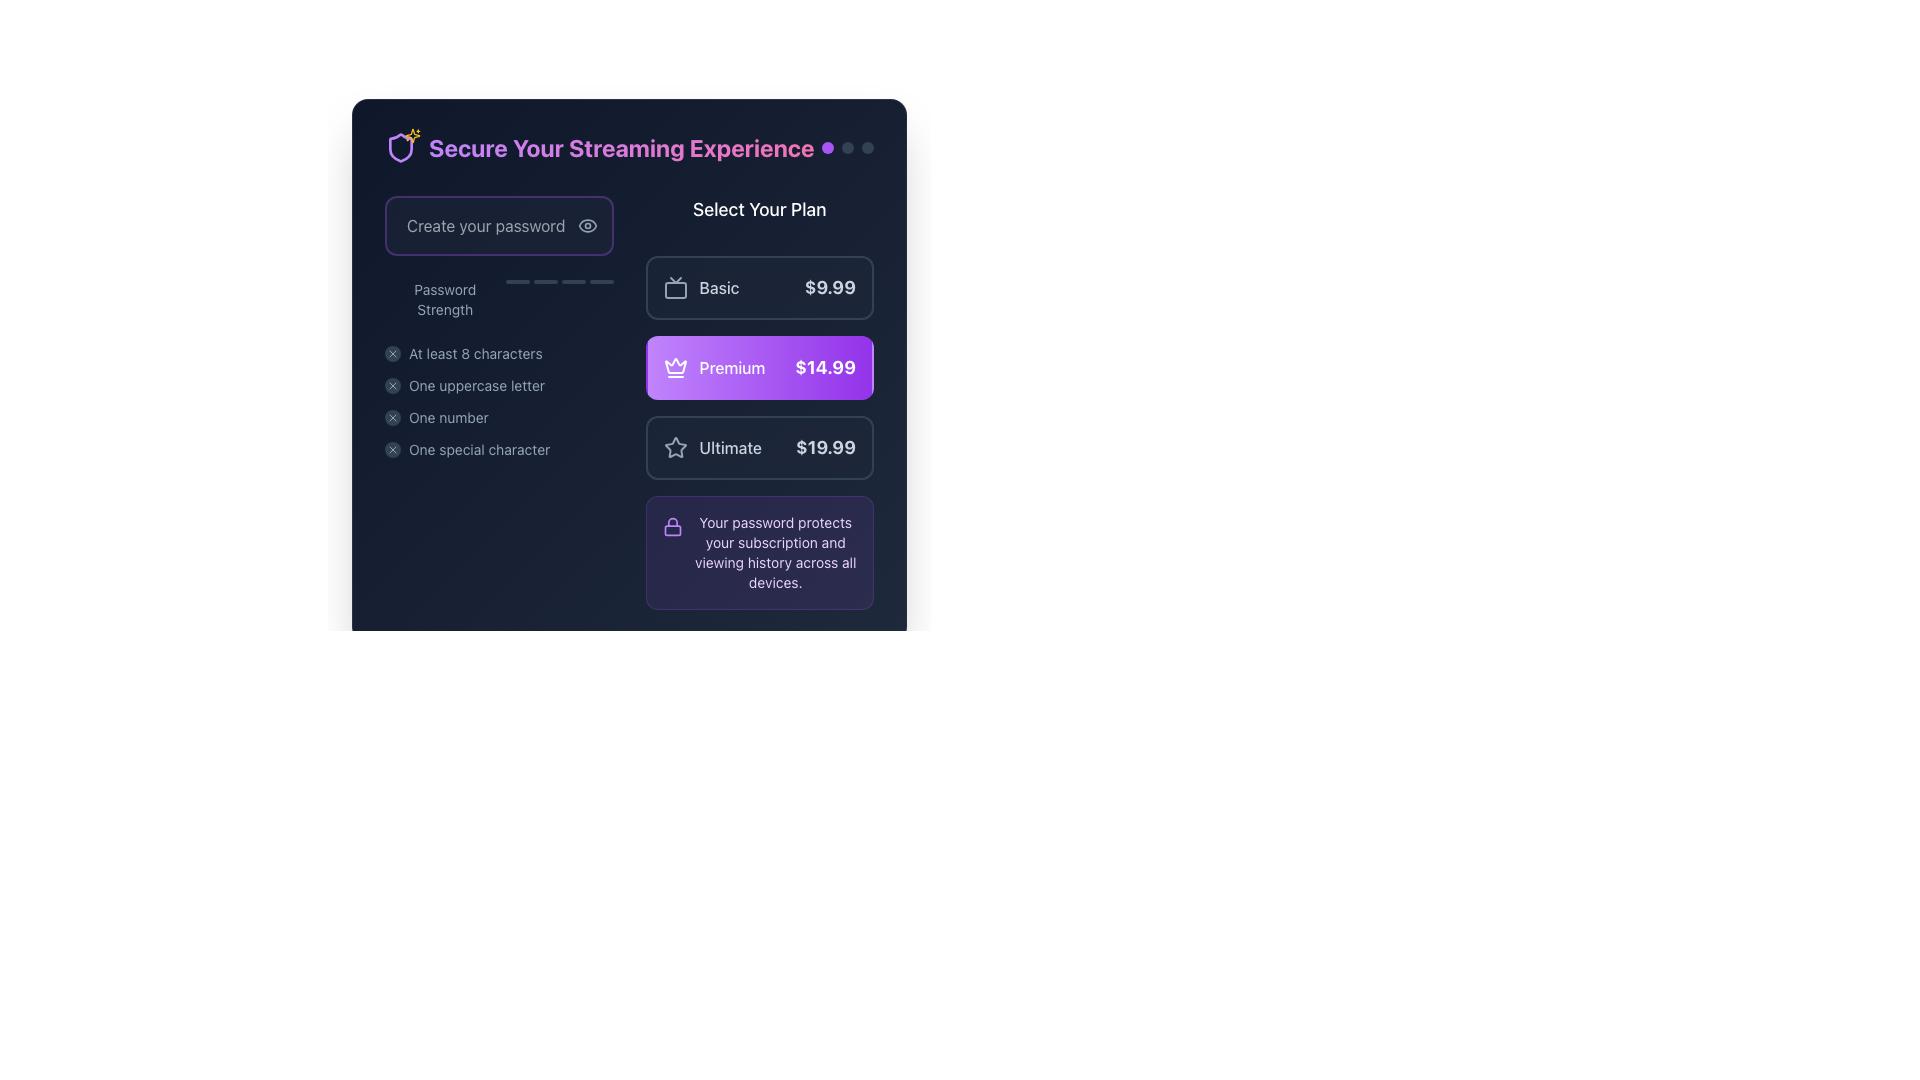  I want to click on text label that describes the requirement for password creation, indicating that the password must include one special character, so click(478, 450).